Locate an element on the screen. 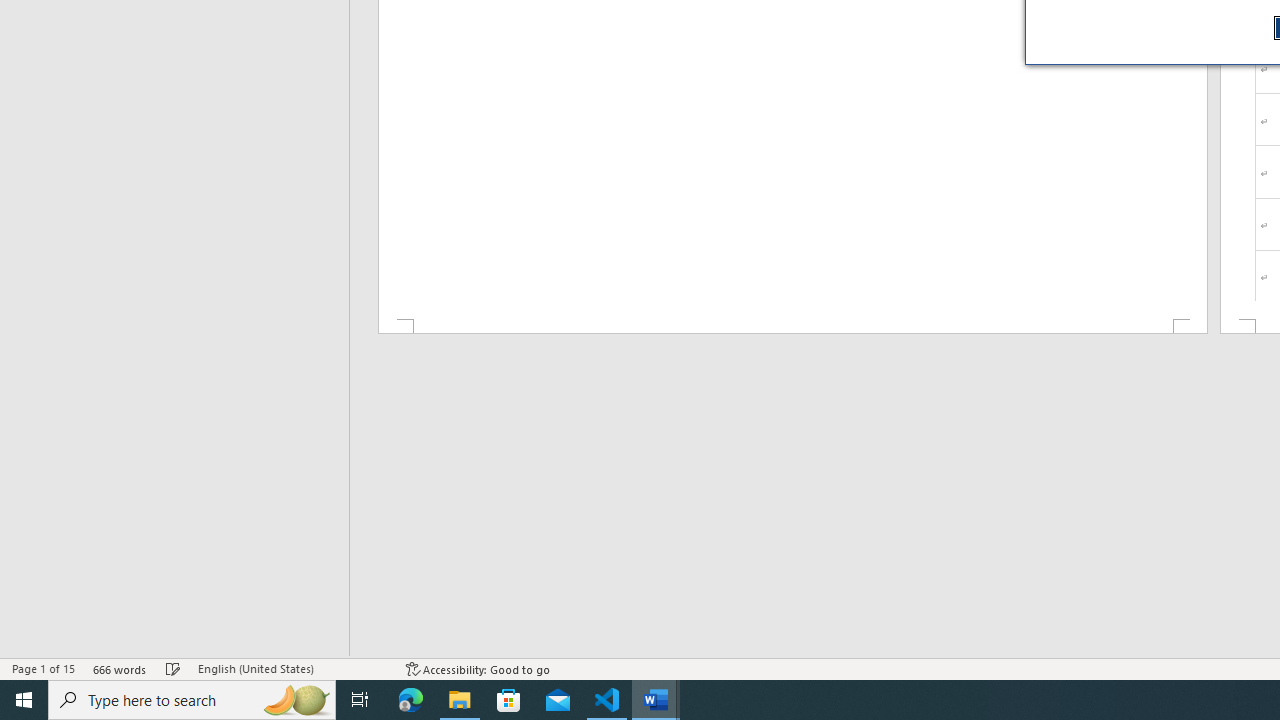  'Word - 2 running windows' is located at coordinates (656, 698).